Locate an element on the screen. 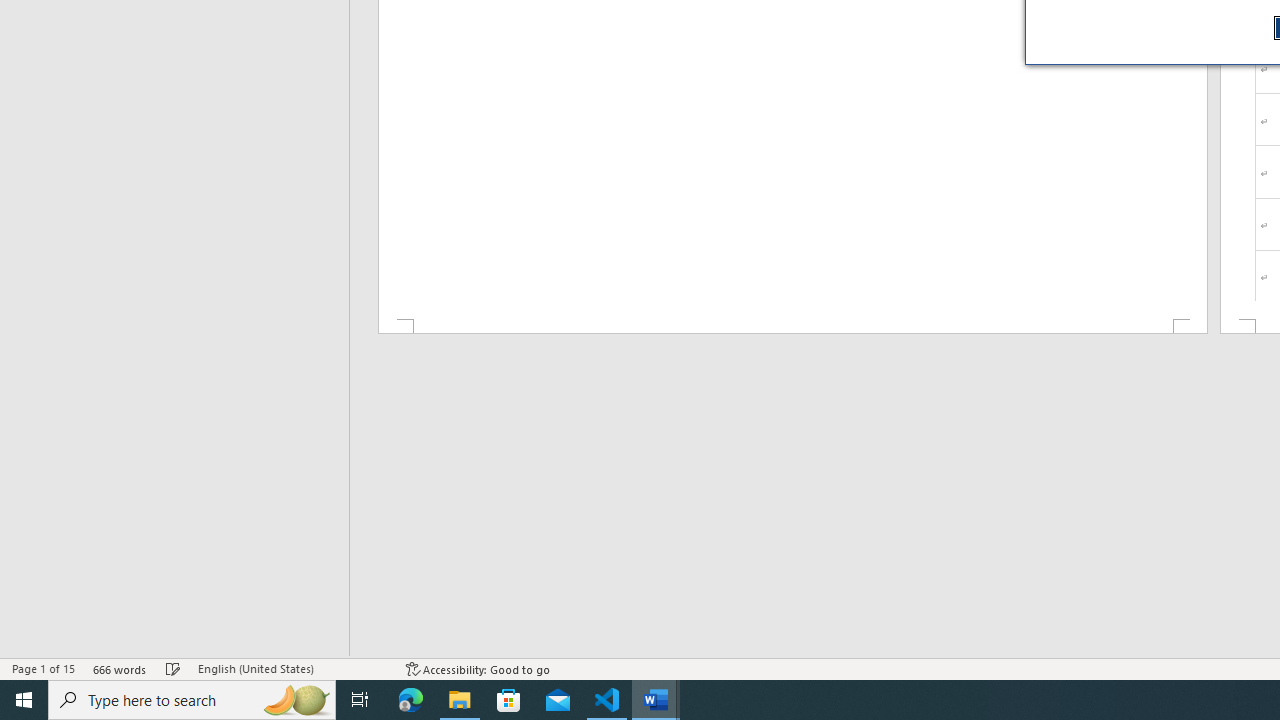  'Word - 2 running windows' is located at coordinates (656, 698).